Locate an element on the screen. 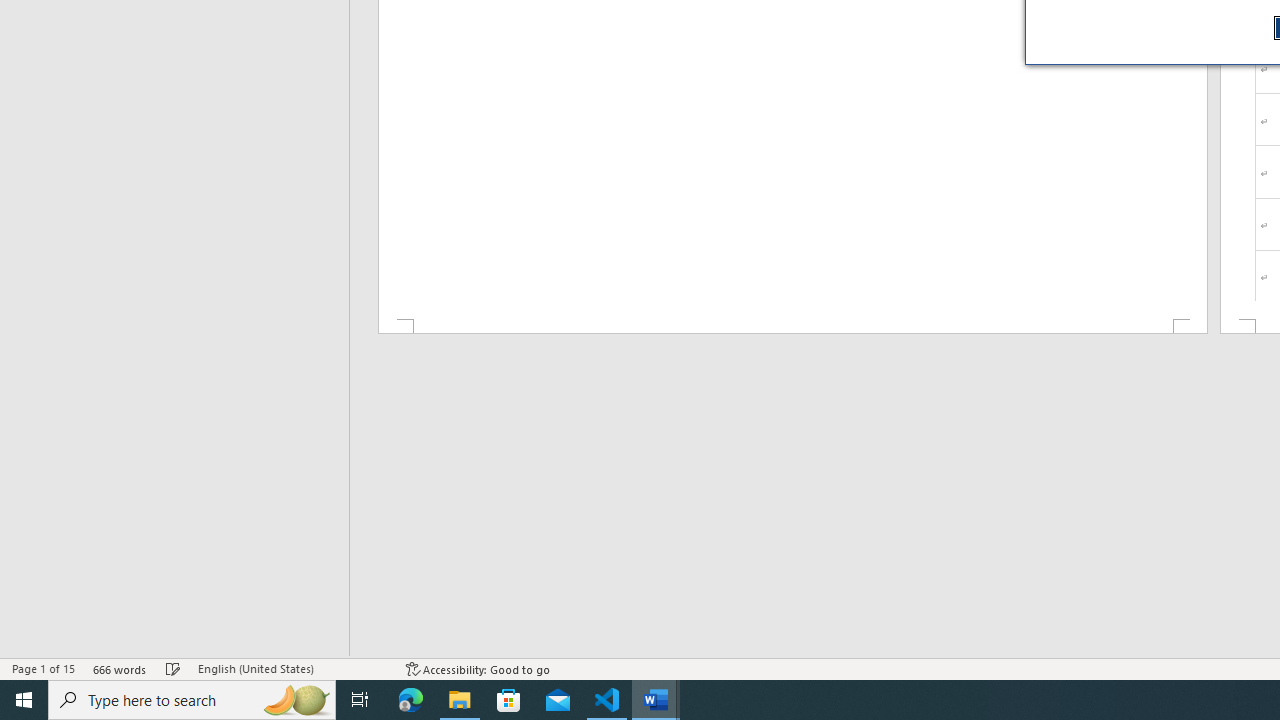  'Word - 2 running windows' is located at coordinates (656, 698).